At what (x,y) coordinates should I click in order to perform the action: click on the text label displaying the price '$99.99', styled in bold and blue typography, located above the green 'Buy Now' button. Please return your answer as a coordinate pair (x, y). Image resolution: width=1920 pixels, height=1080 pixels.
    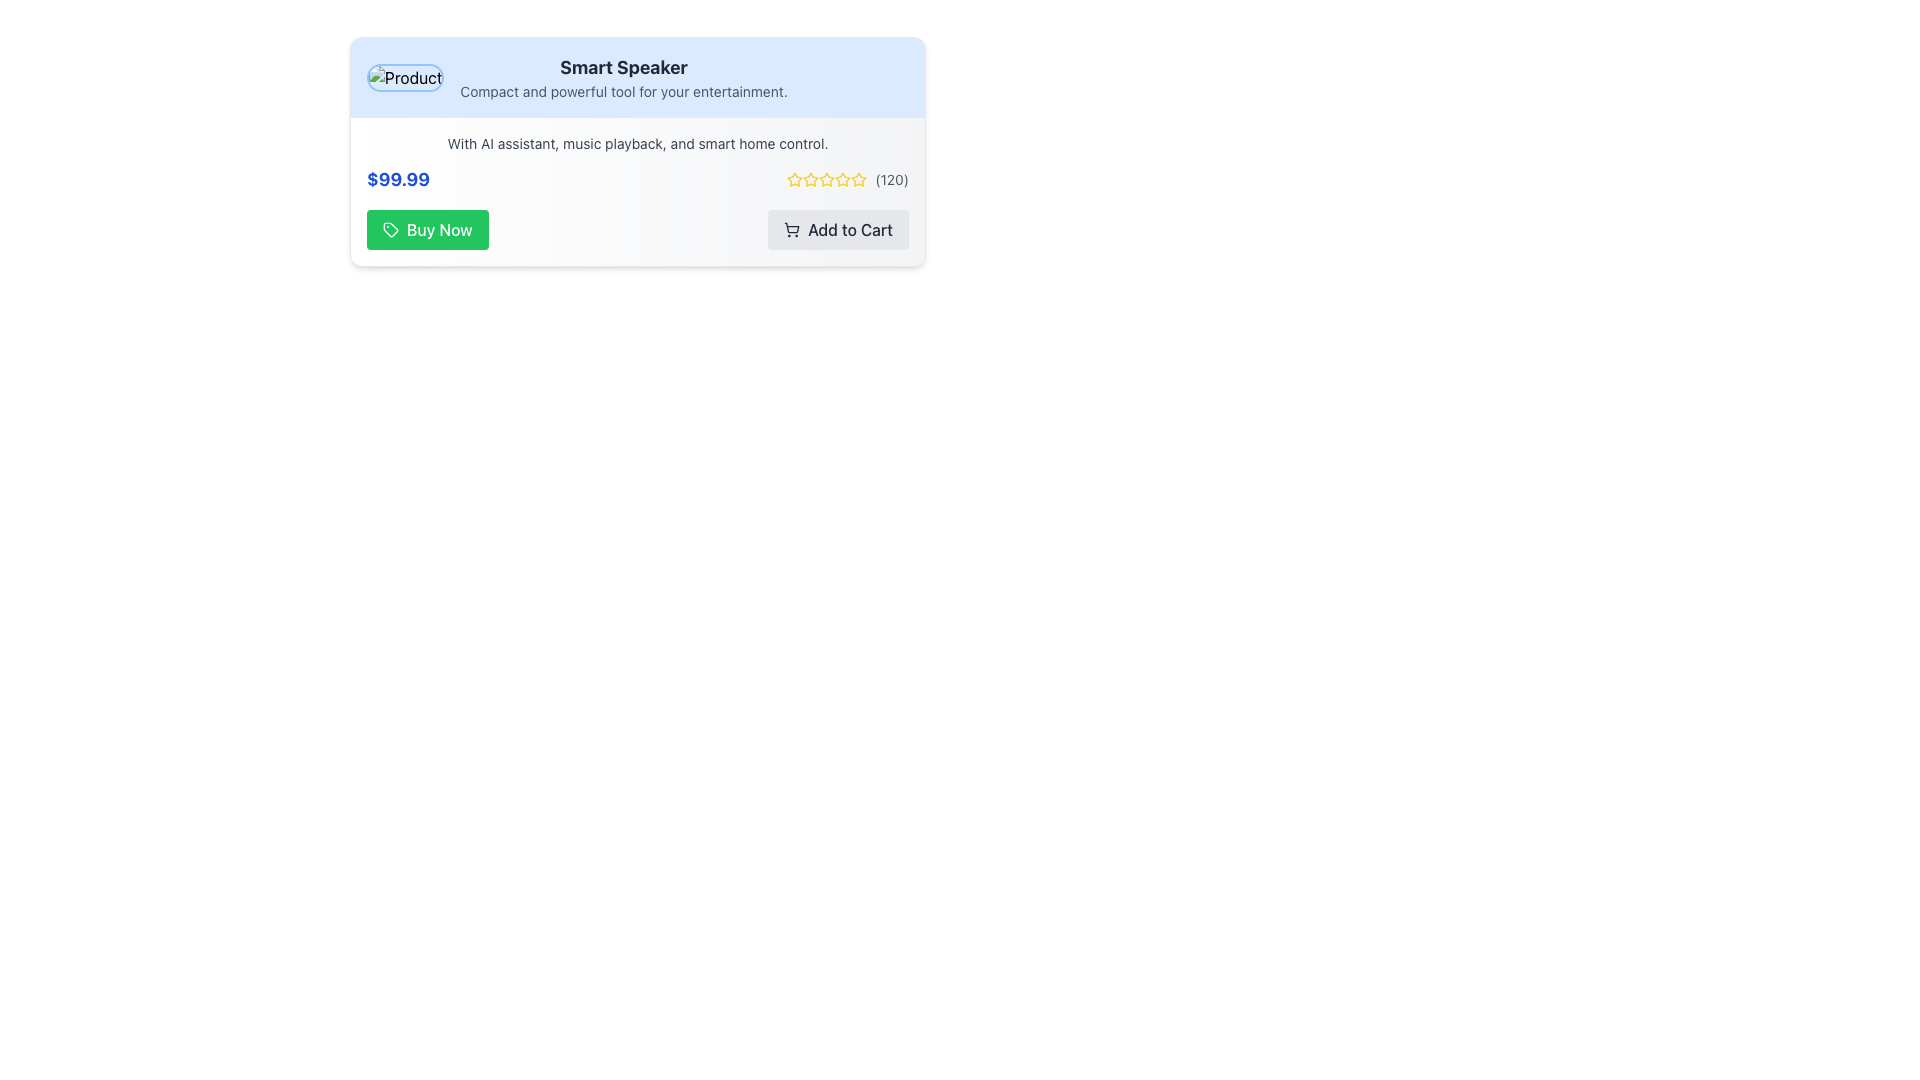
    Looking at the image, I should click on (398, 180).